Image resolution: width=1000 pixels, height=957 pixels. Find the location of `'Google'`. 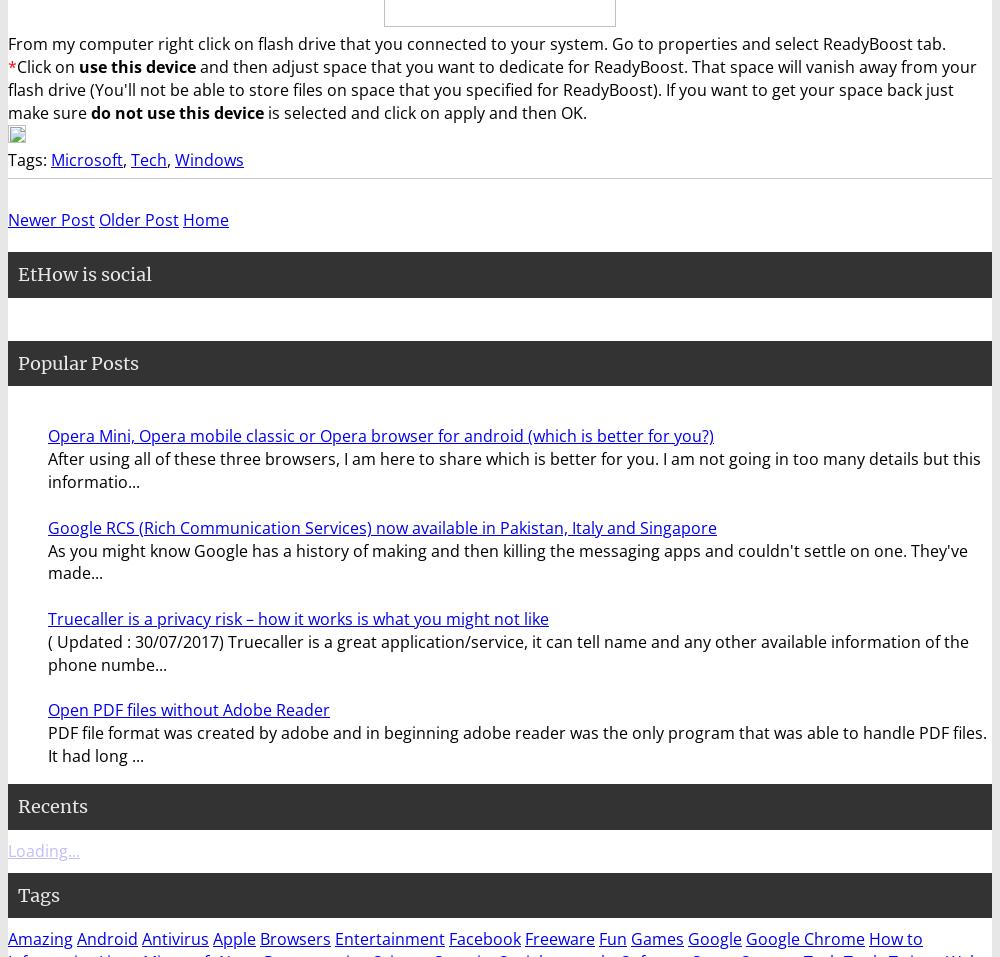

'Google' is located at coordinates (688, 939).